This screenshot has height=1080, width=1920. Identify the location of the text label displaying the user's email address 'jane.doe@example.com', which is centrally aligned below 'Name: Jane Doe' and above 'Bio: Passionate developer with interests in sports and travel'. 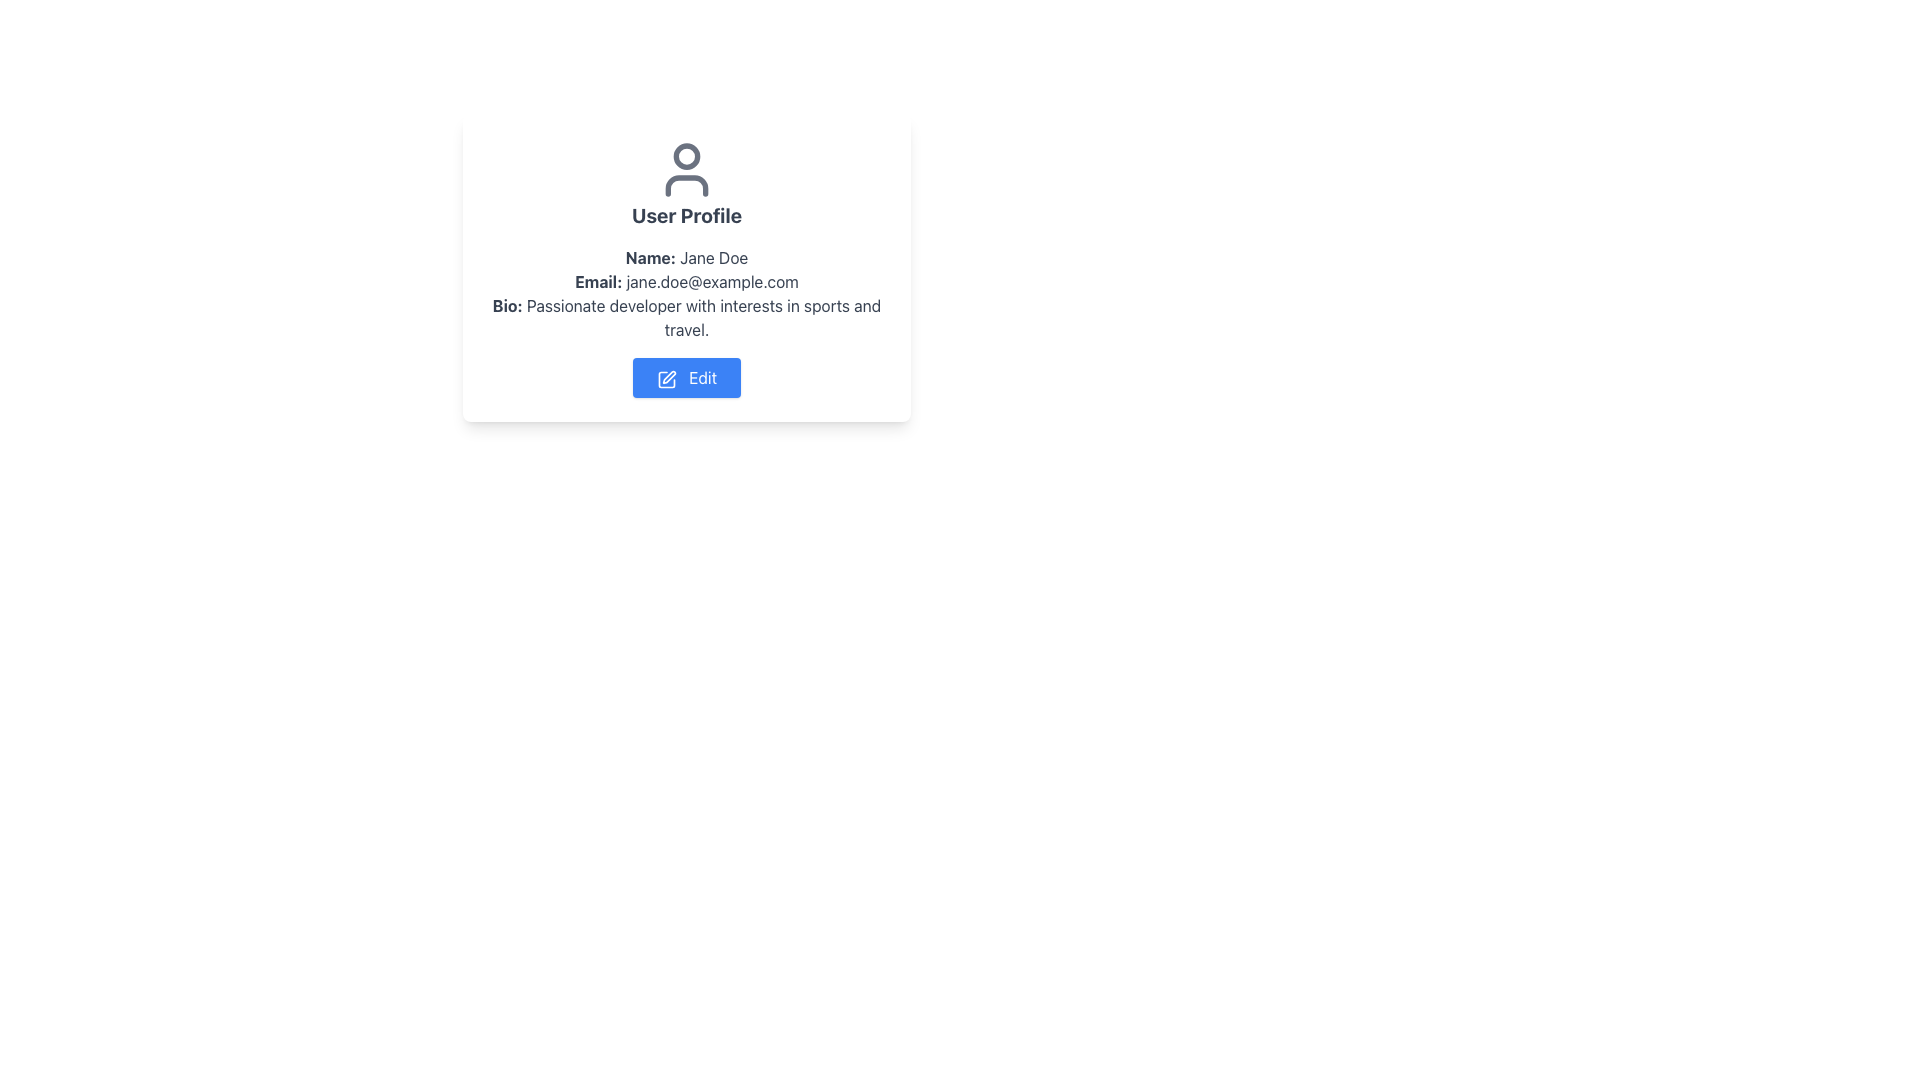
(686, 281).